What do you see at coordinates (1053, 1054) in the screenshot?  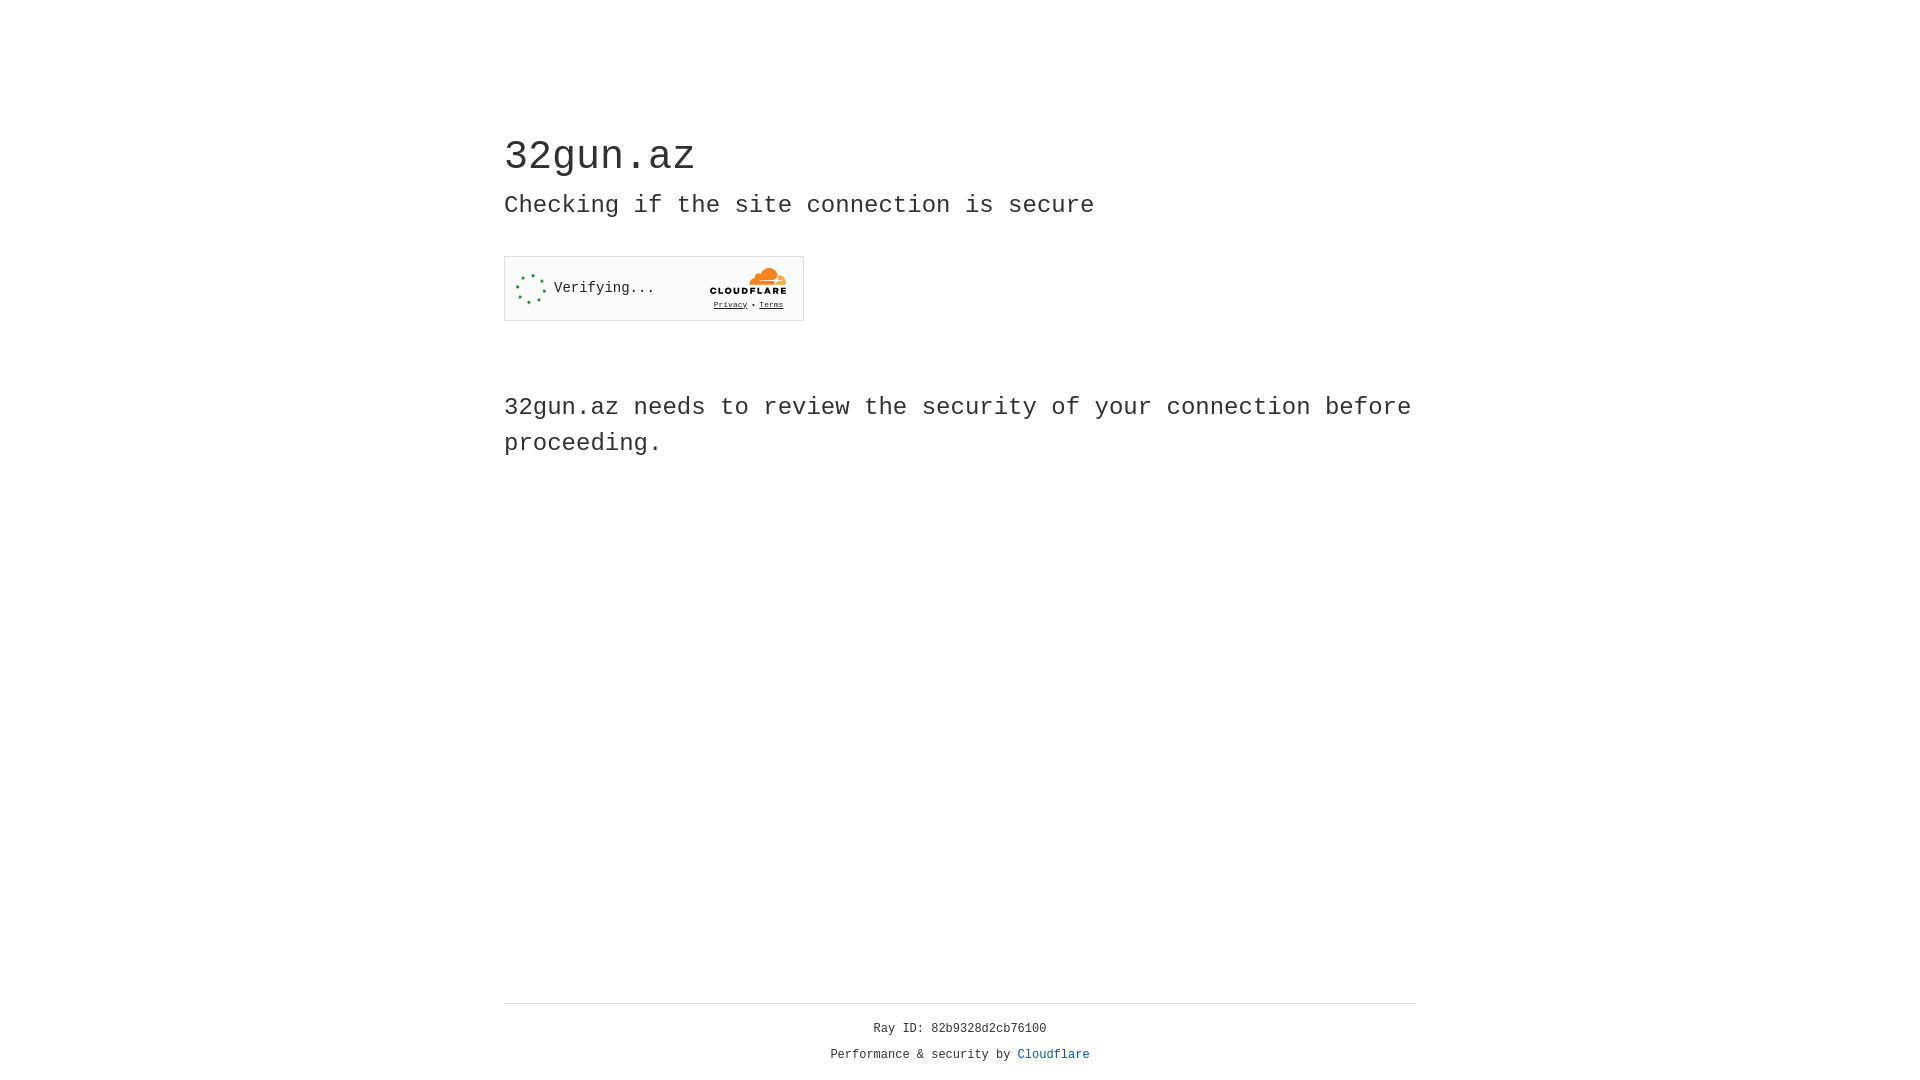 I see `'Cloudflare'` at bounding box center [1053, 1054].